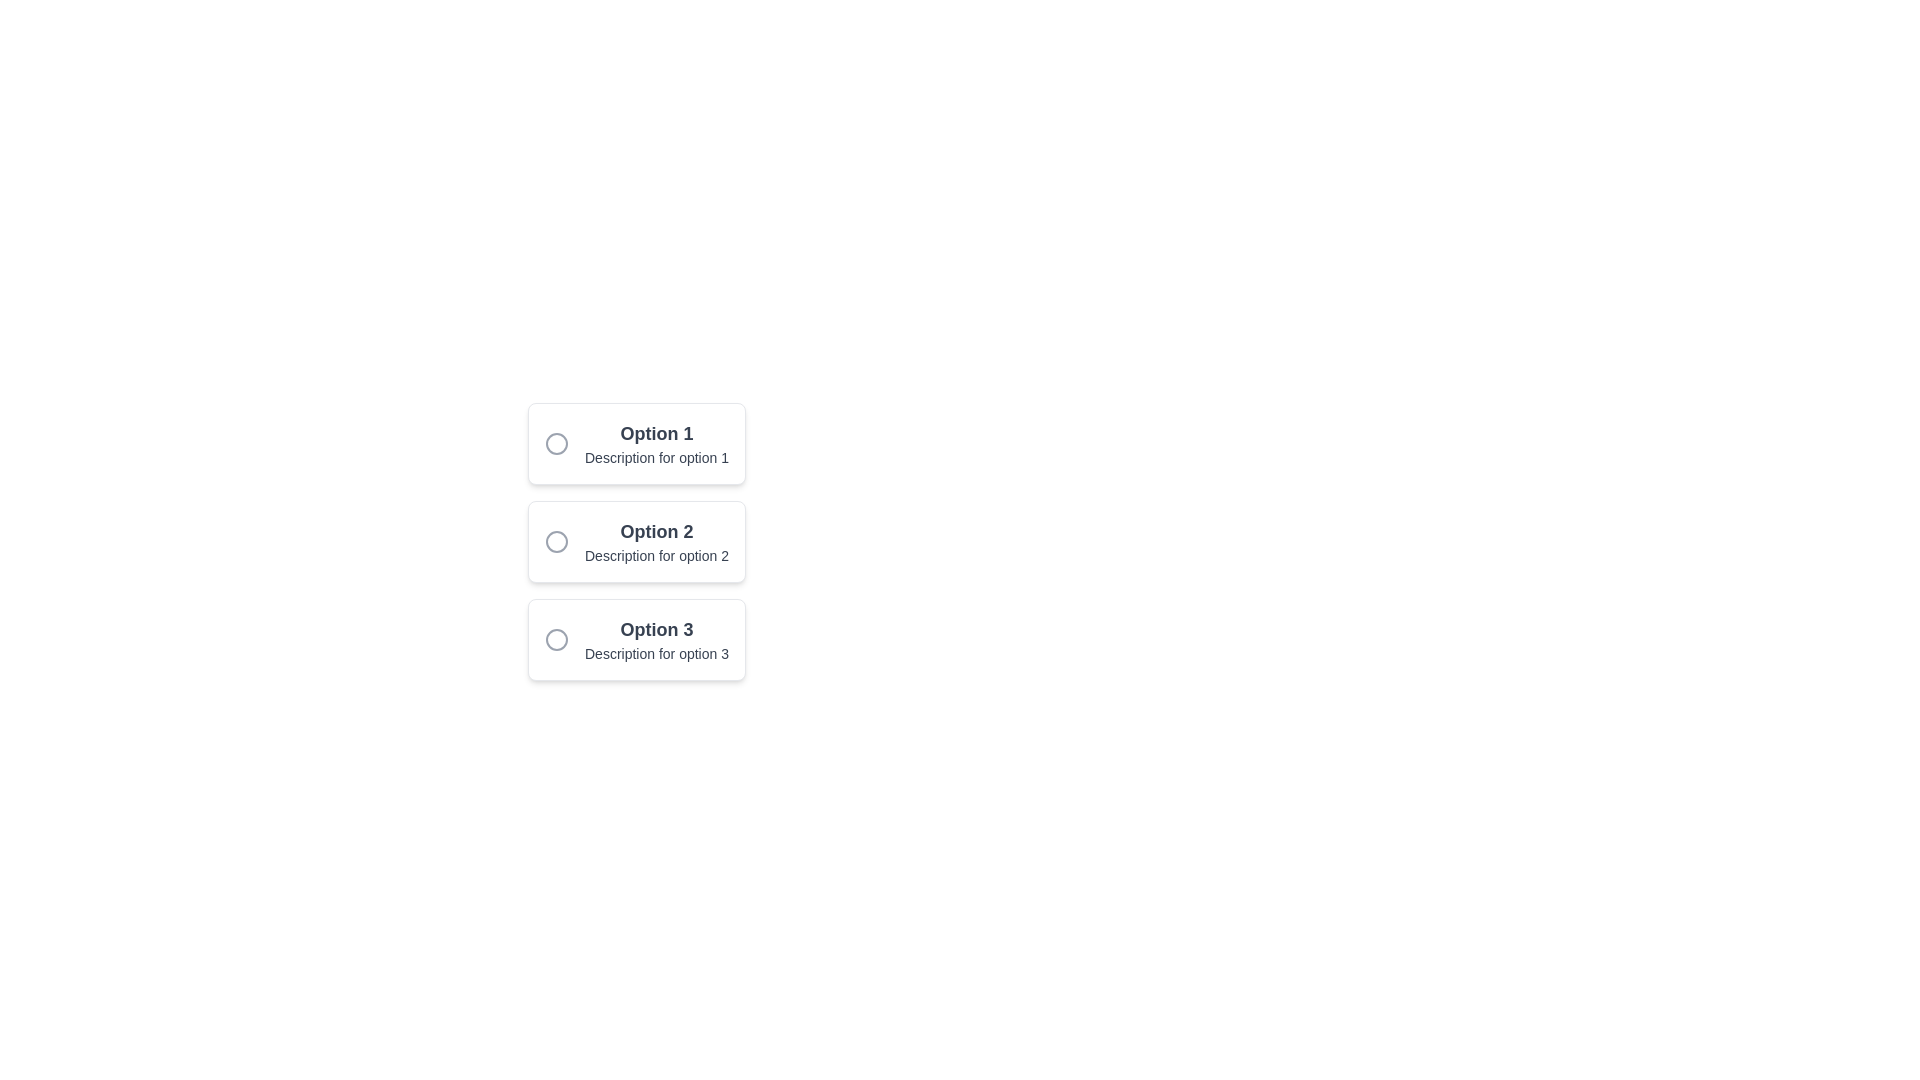 This screenshot has height=1080, width=1920. I want to click on the inactive radio button icon (circle) located in the second position of a vertical list of three options, so click(556, 542).